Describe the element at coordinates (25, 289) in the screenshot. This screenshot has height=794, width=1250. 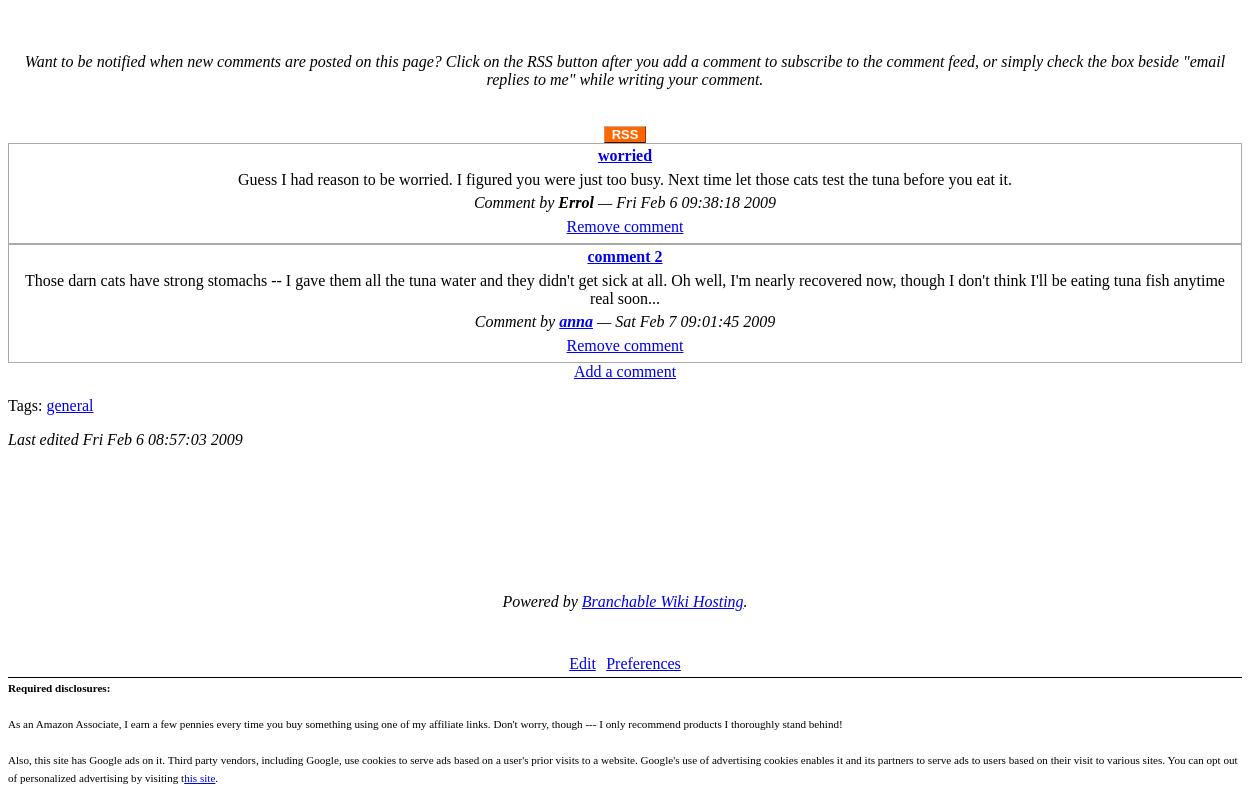
I see `'Those darn cats have strong stomachs -- I gave them all the tuna water and they didn't get sick at all.  Oh well, I'm nearly recovered now, though I don't think I'll be eating tuna fish anytime real soon...'` at that location.